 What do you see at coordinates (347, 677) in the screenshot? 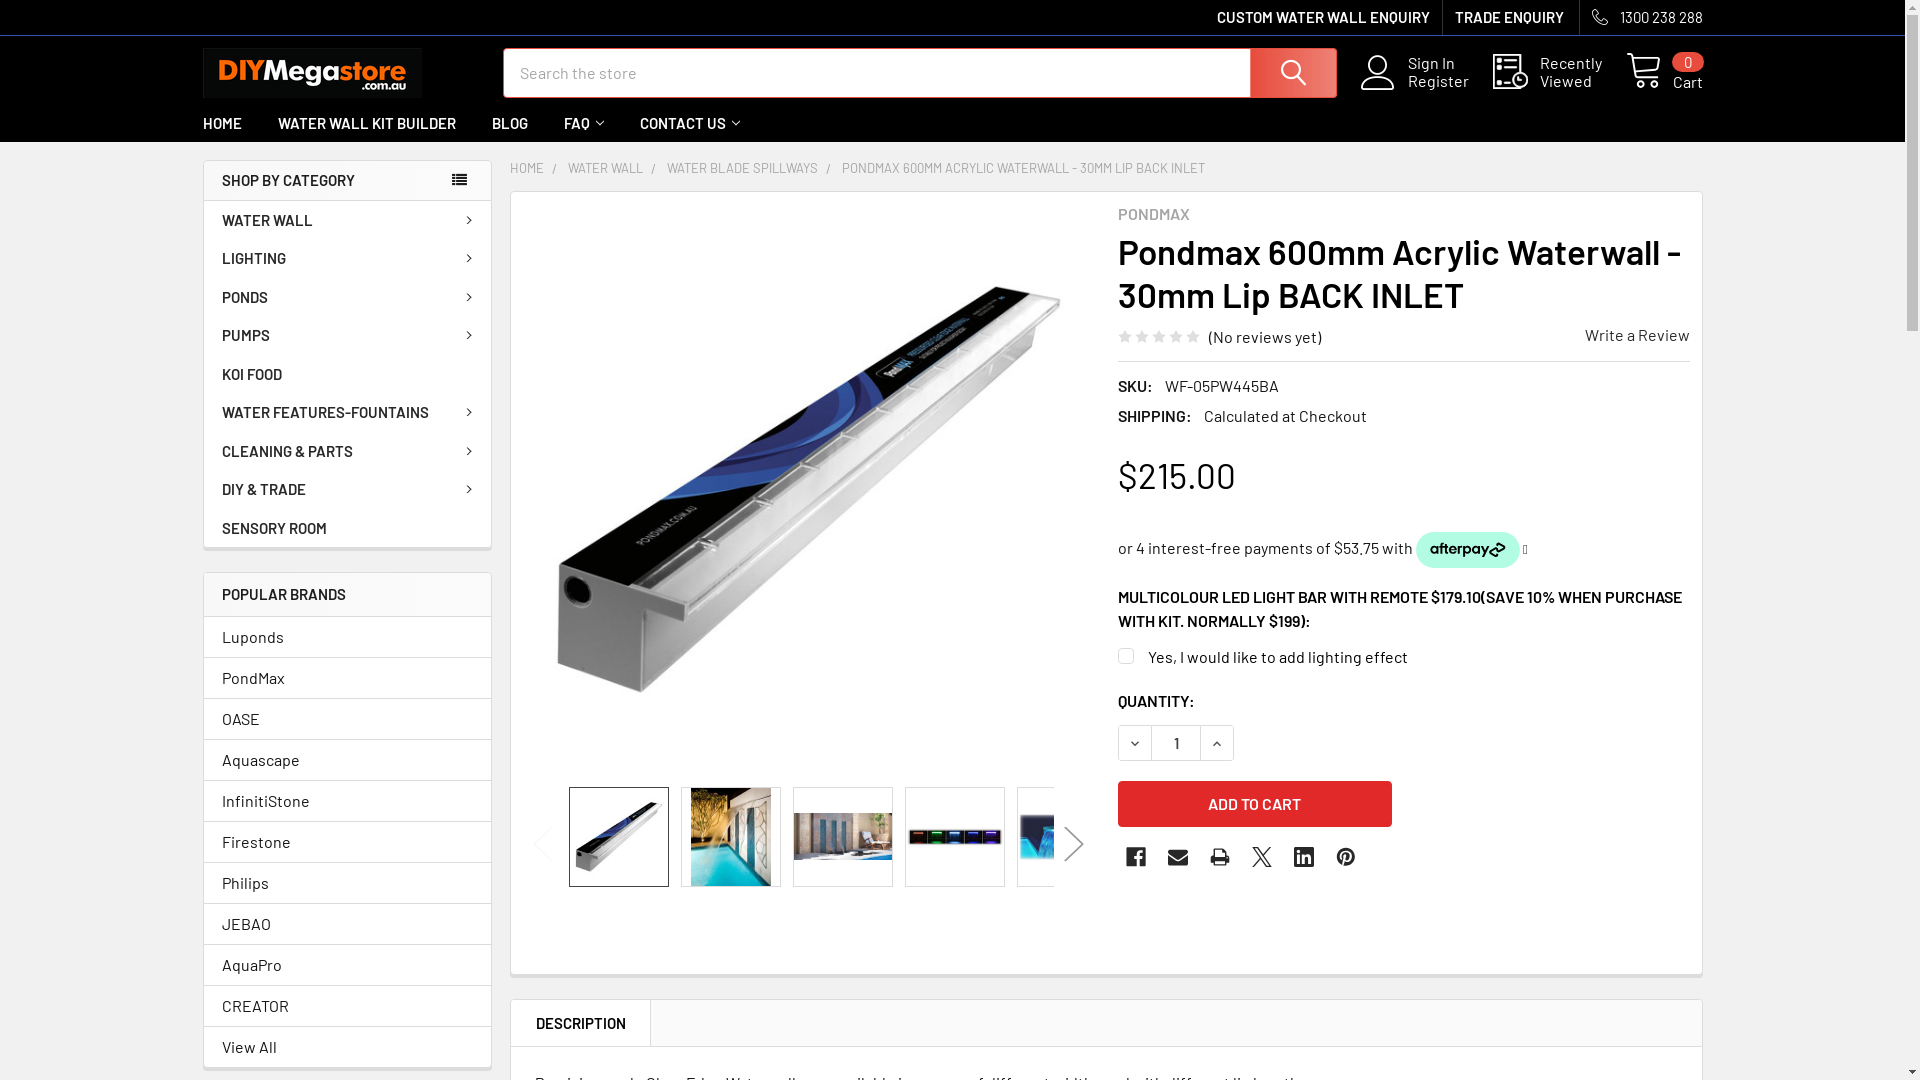
I see `'PondMax'` at bounding box center [347, 677].